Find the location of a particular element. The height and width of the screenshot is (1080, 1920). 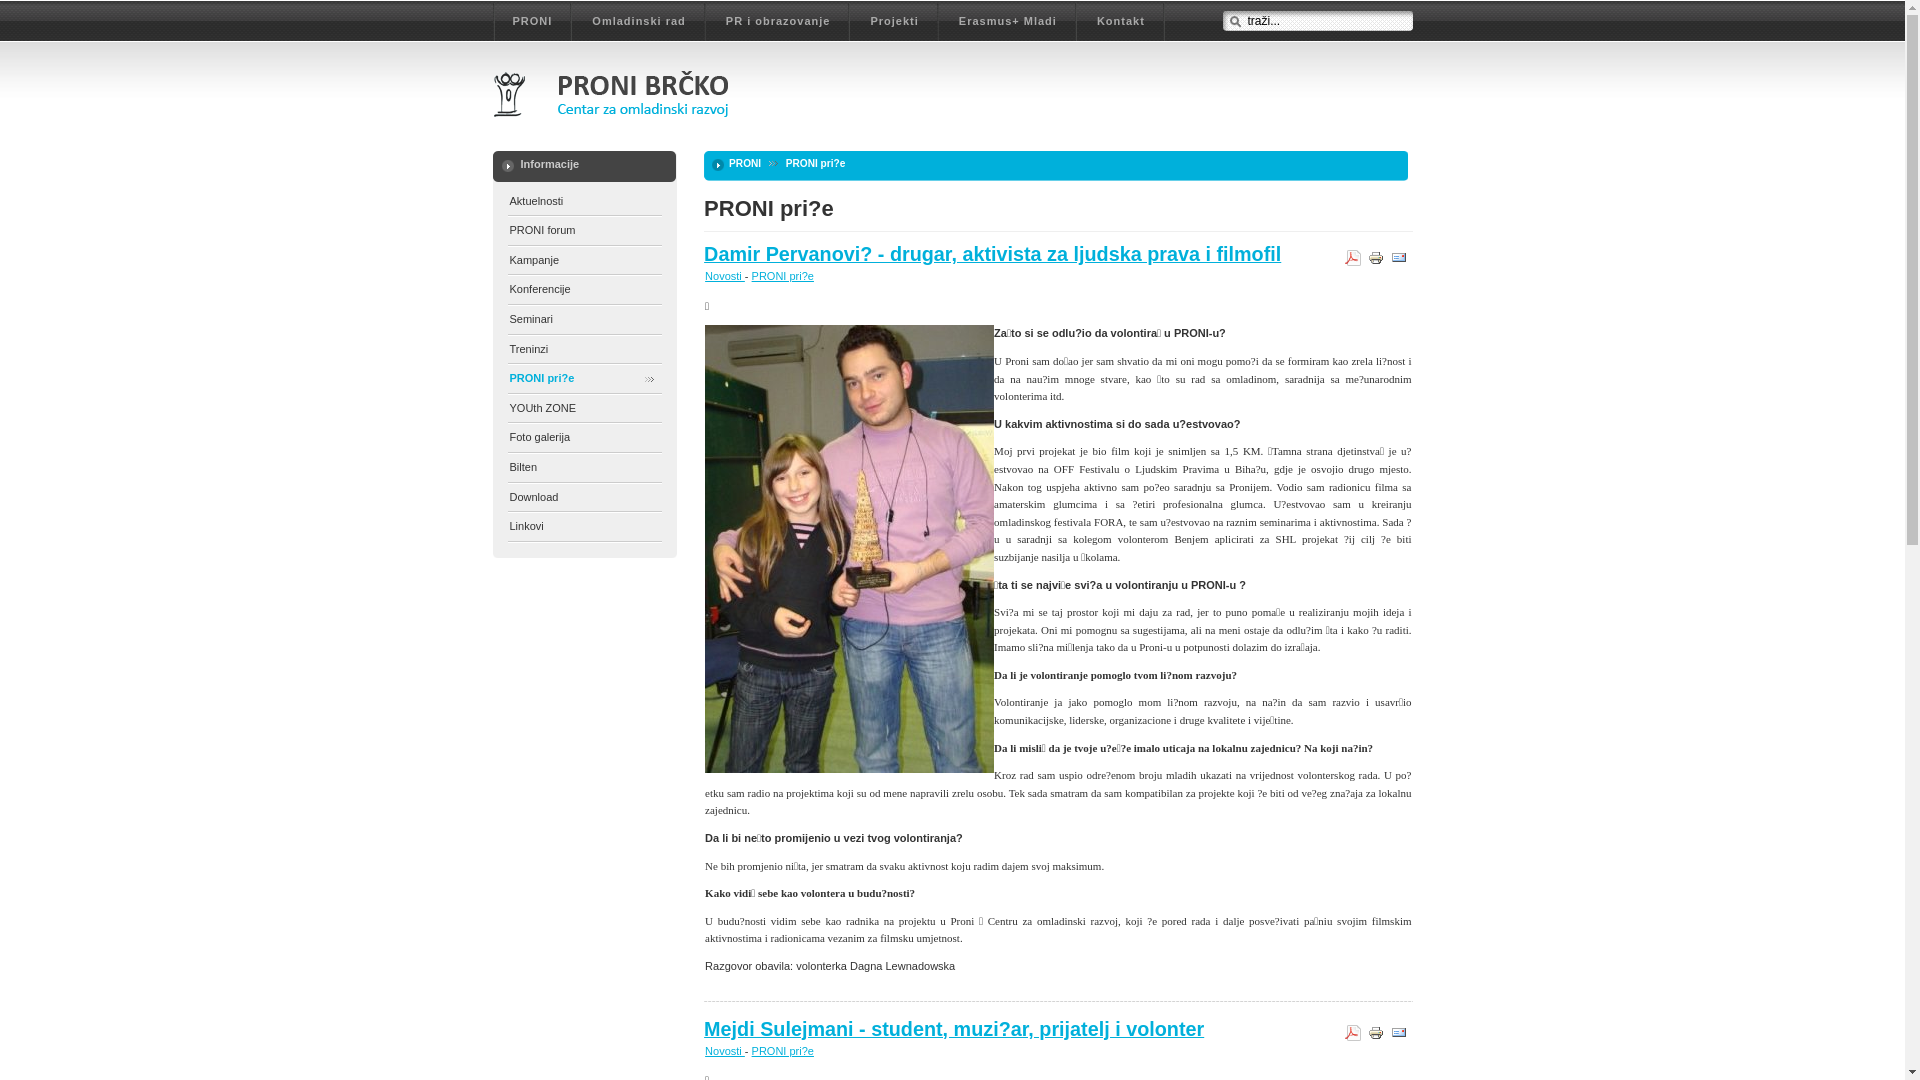

'Novosti' is located at coordinates (723, 276).